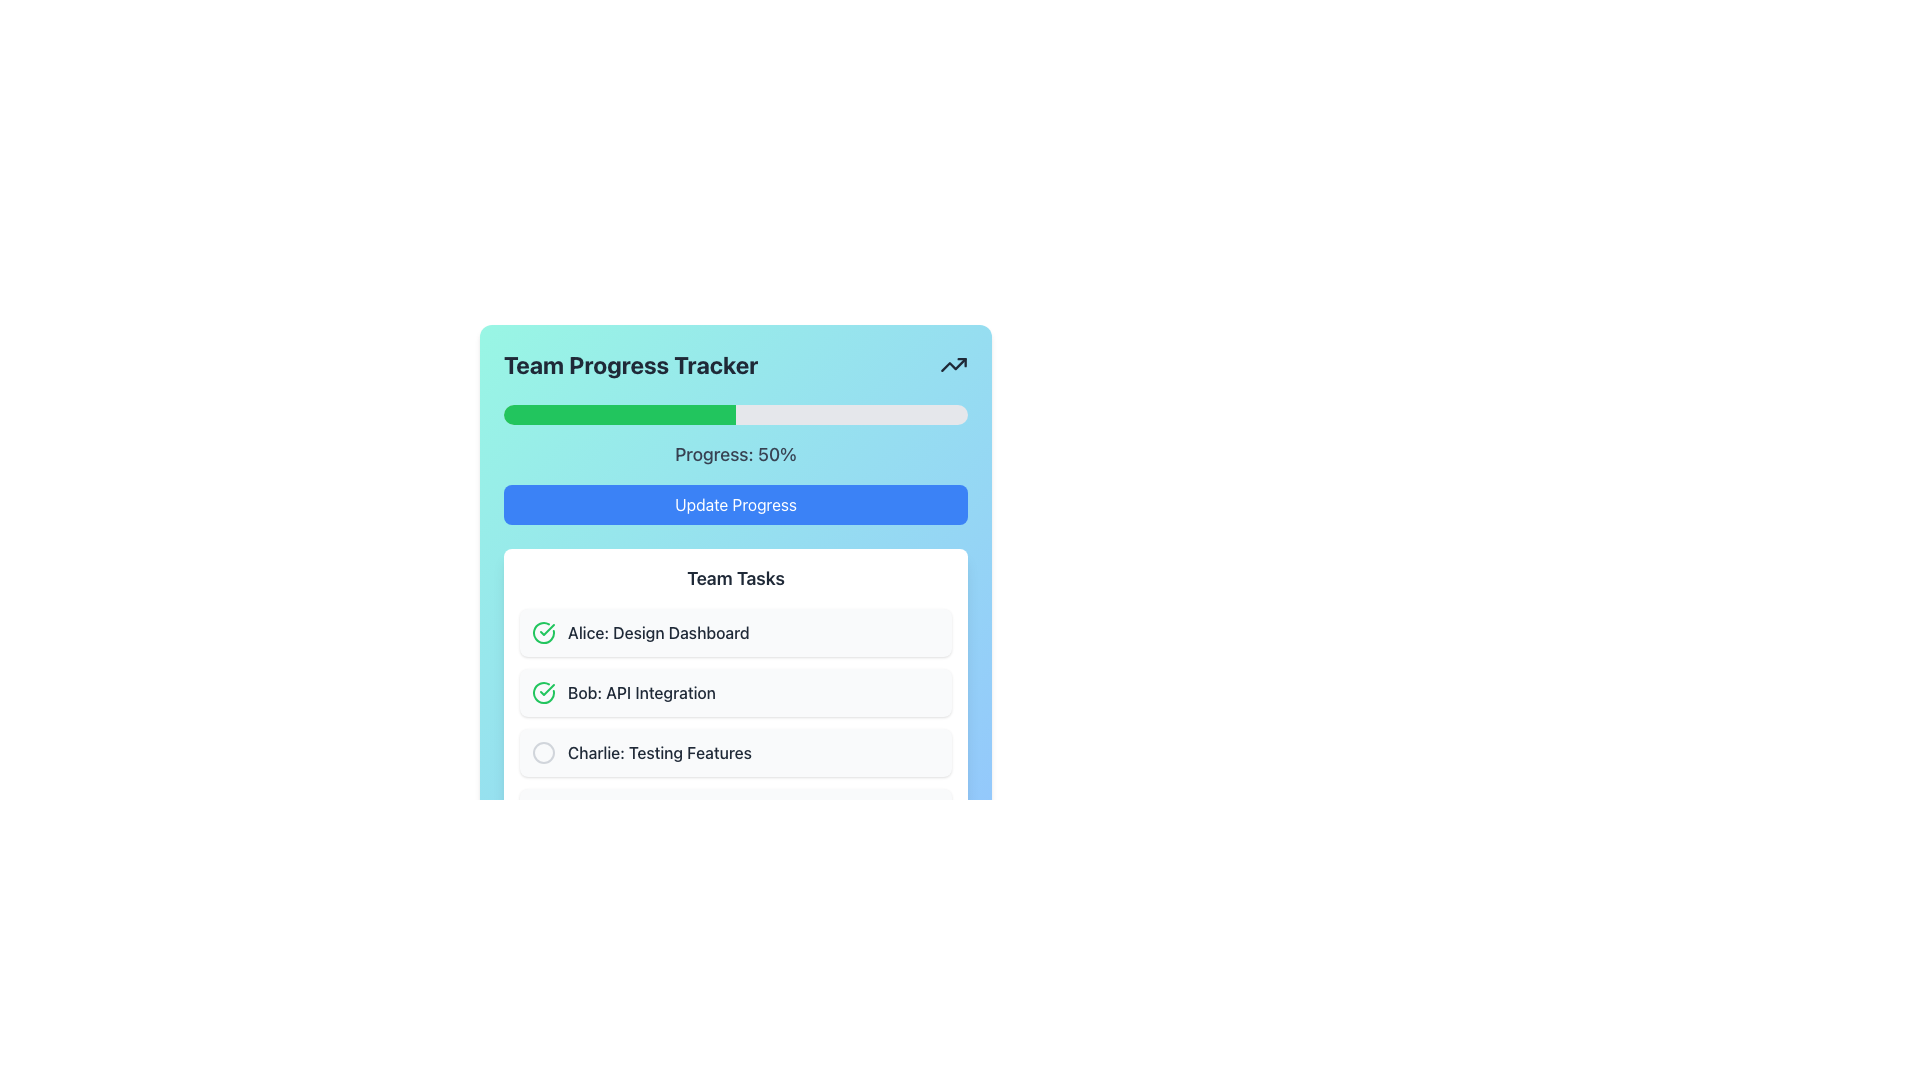 This screenshot has width=1920, height=1080. Describe the element at coordinates (660, 752) in the screenshot. I see `the text label displaying 'Charlie: Testing Features' which is the third task in the 'Team Tasks' section, located below 'Bob: API Integration'` at that location.